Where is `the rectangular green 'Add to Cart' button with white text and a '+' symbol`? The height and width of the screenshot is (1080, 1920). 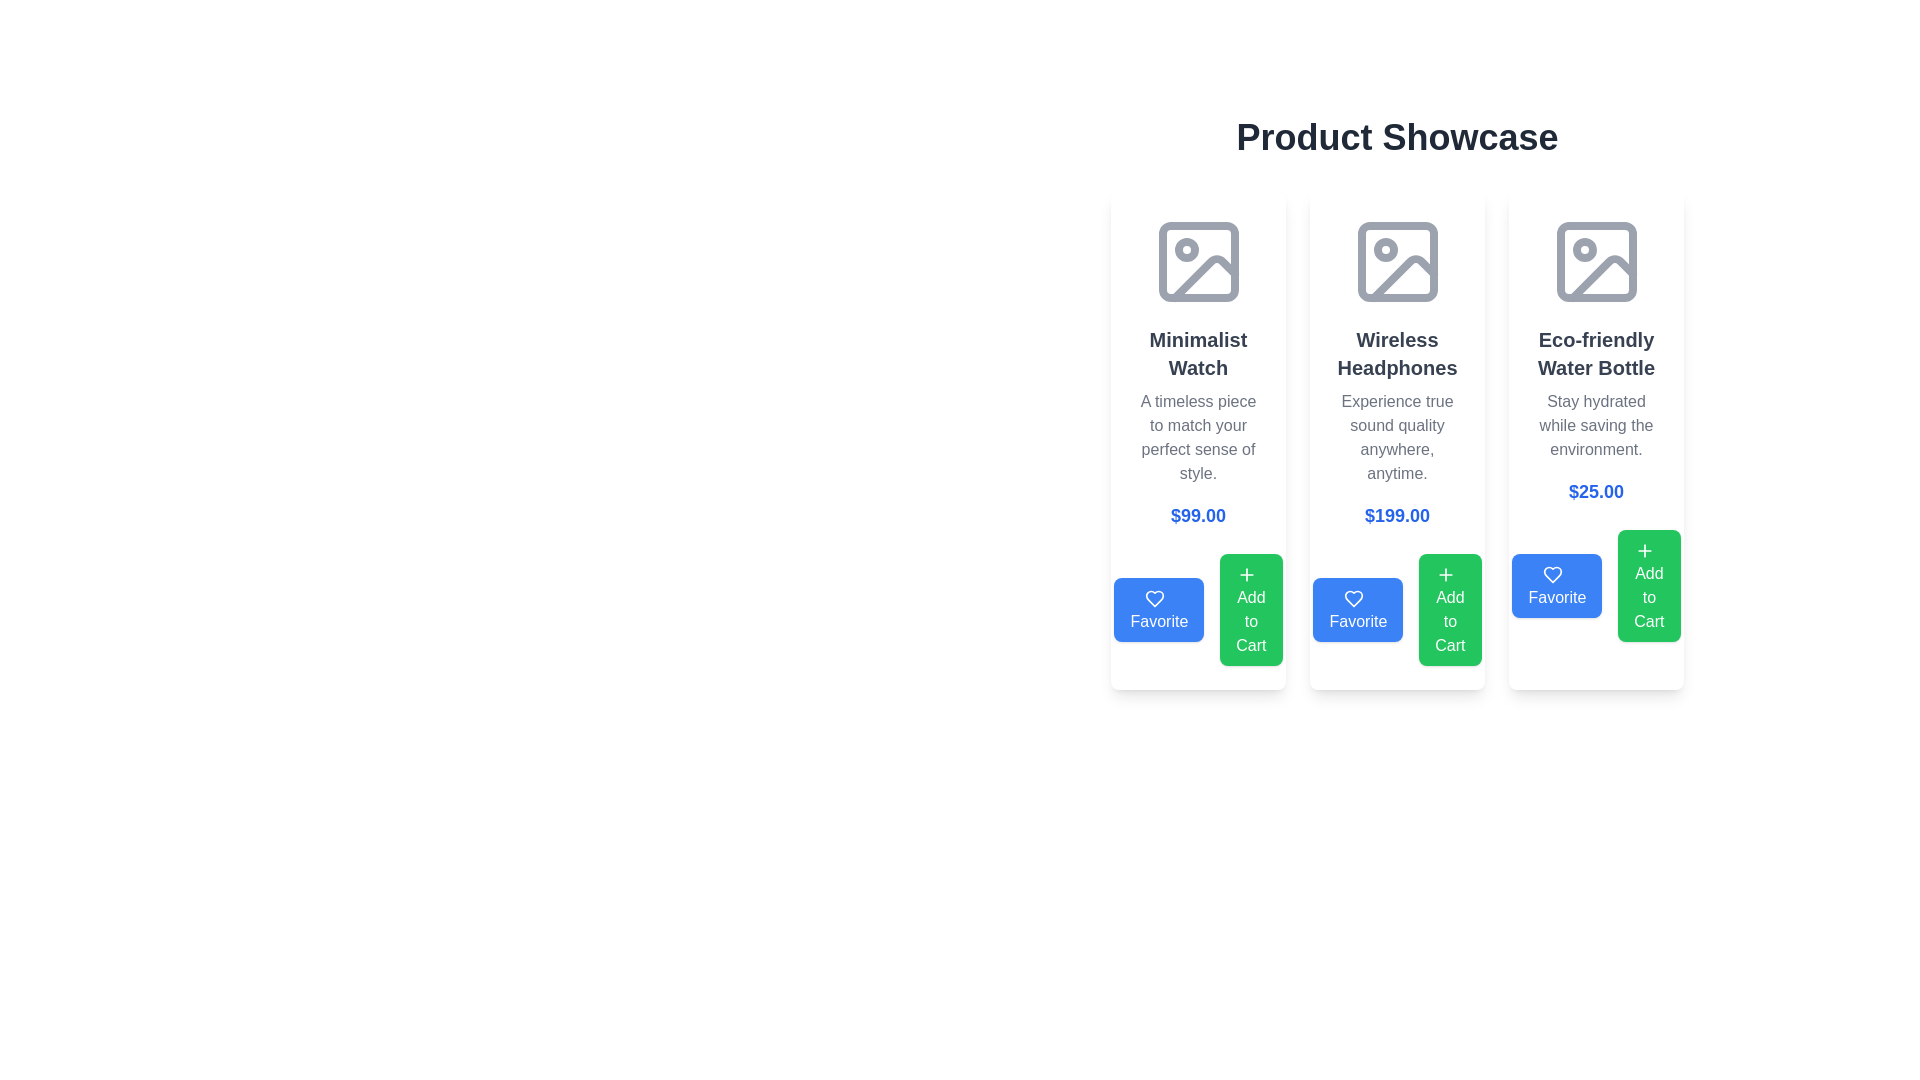 the rectangular green 'Add to Cart' button with white text and a '+' symbol is located at coordinates (1649, 585).